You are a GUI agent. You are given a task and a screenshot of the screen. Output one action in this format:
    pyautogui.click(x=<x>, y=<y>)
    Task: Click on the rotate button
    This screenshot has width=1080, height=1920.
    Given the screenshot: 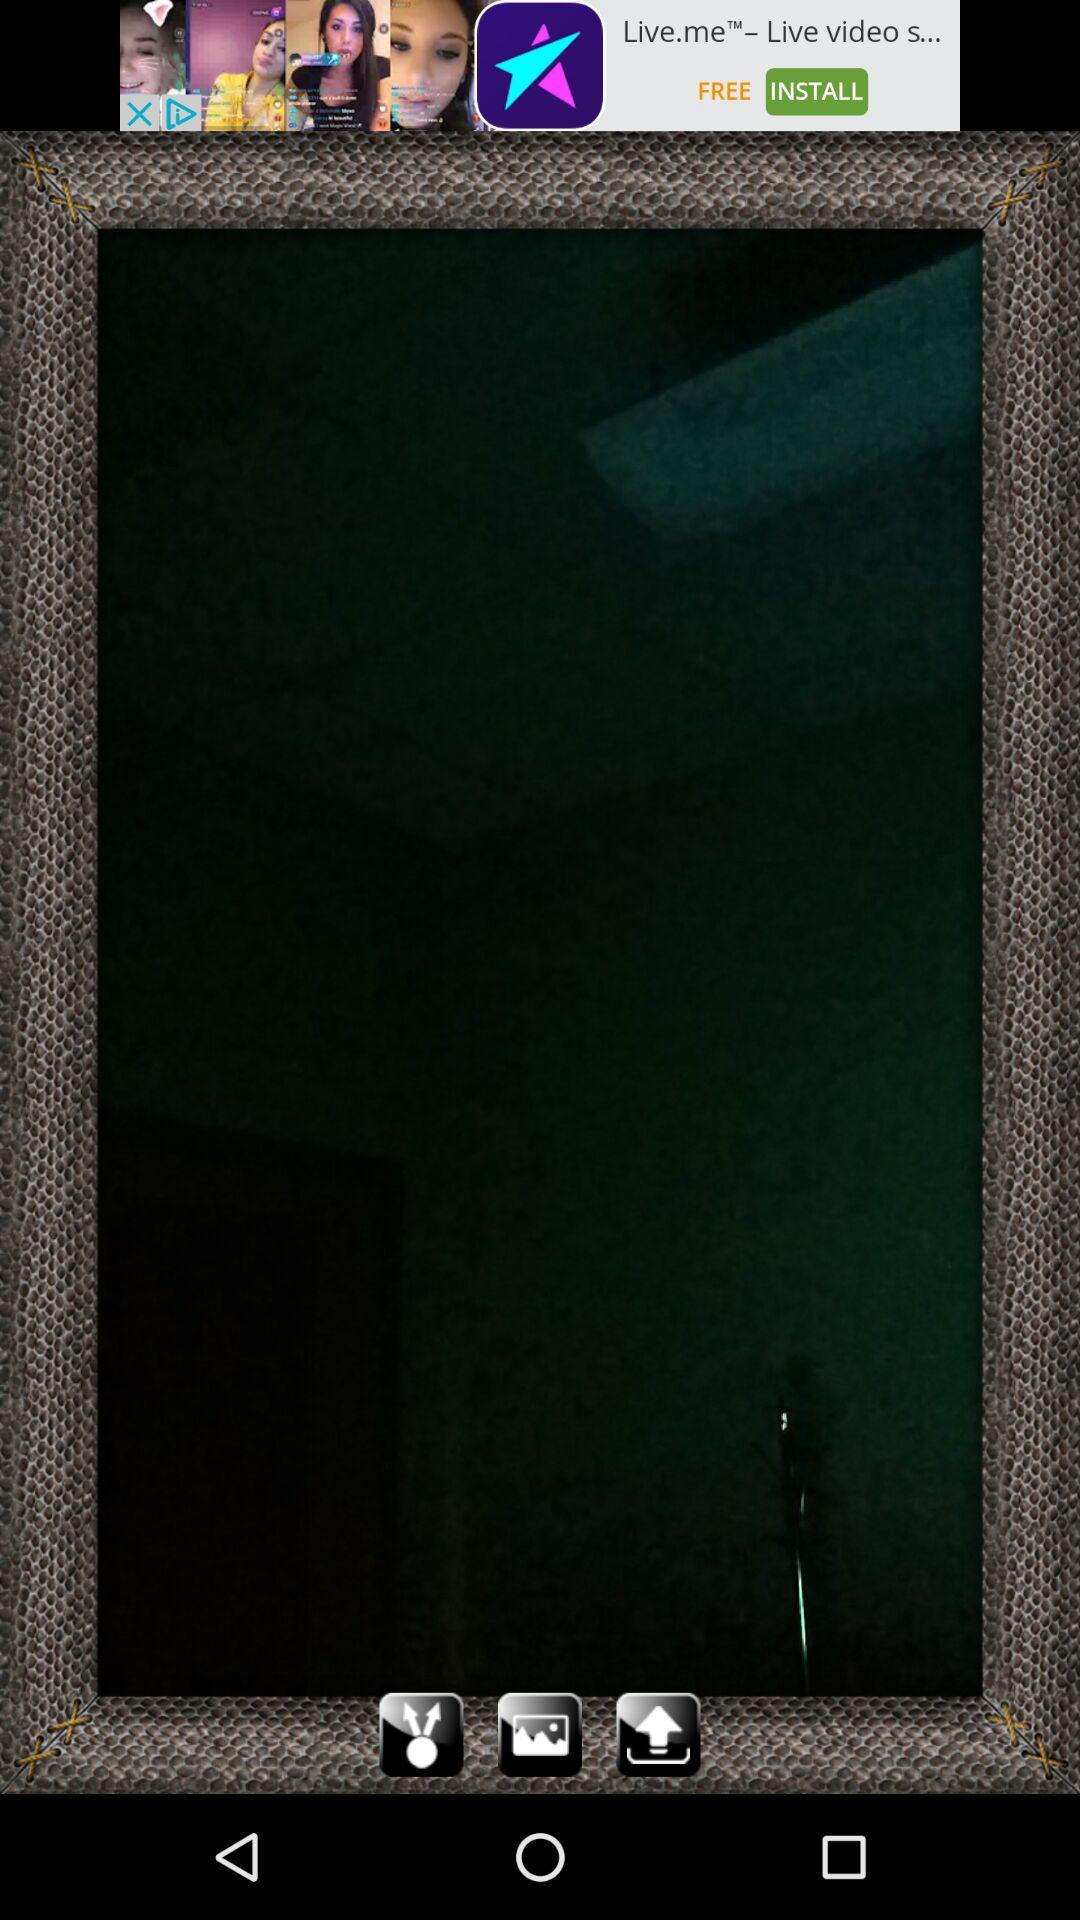 What is the action you would take?
    pyautogui.click(x=420, y=1733)
    